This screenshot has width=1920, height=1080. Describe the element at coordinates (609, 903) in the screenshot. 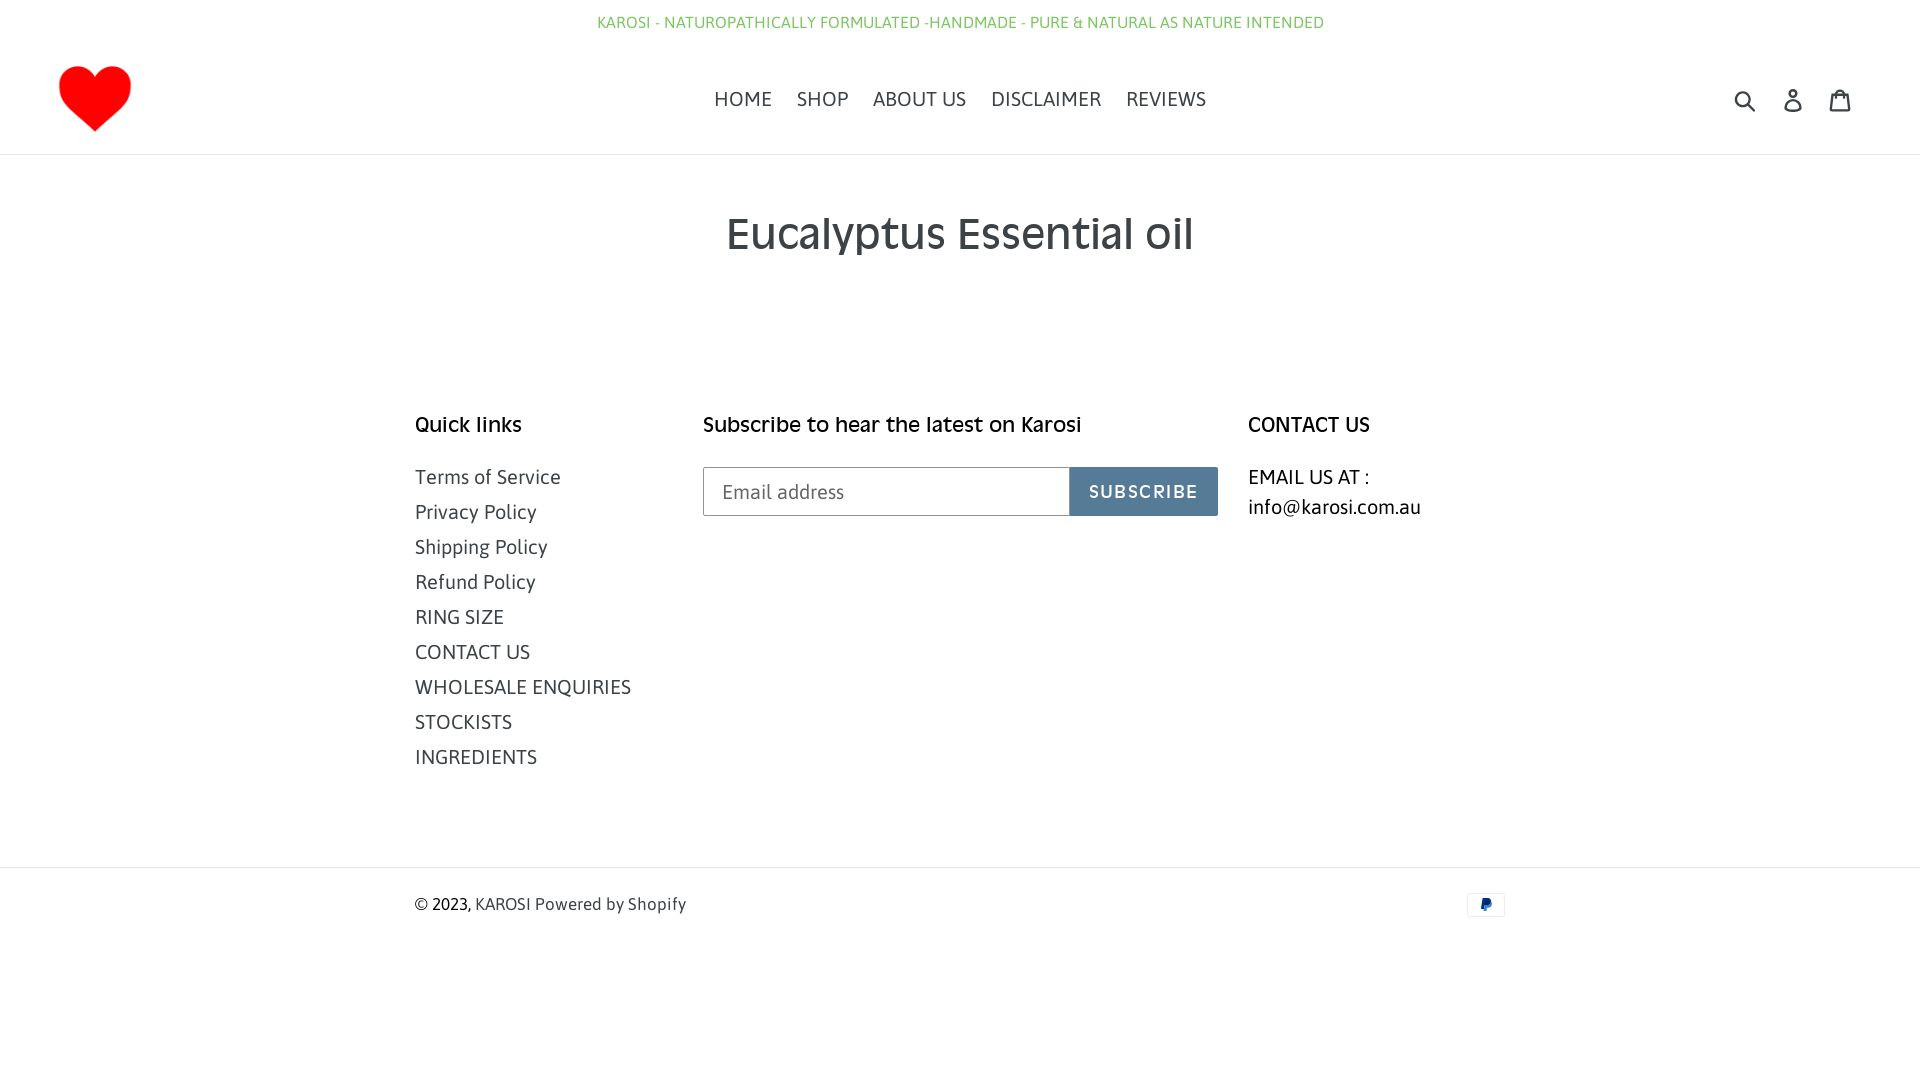

I see `'Powered by Shopify'` at that location.